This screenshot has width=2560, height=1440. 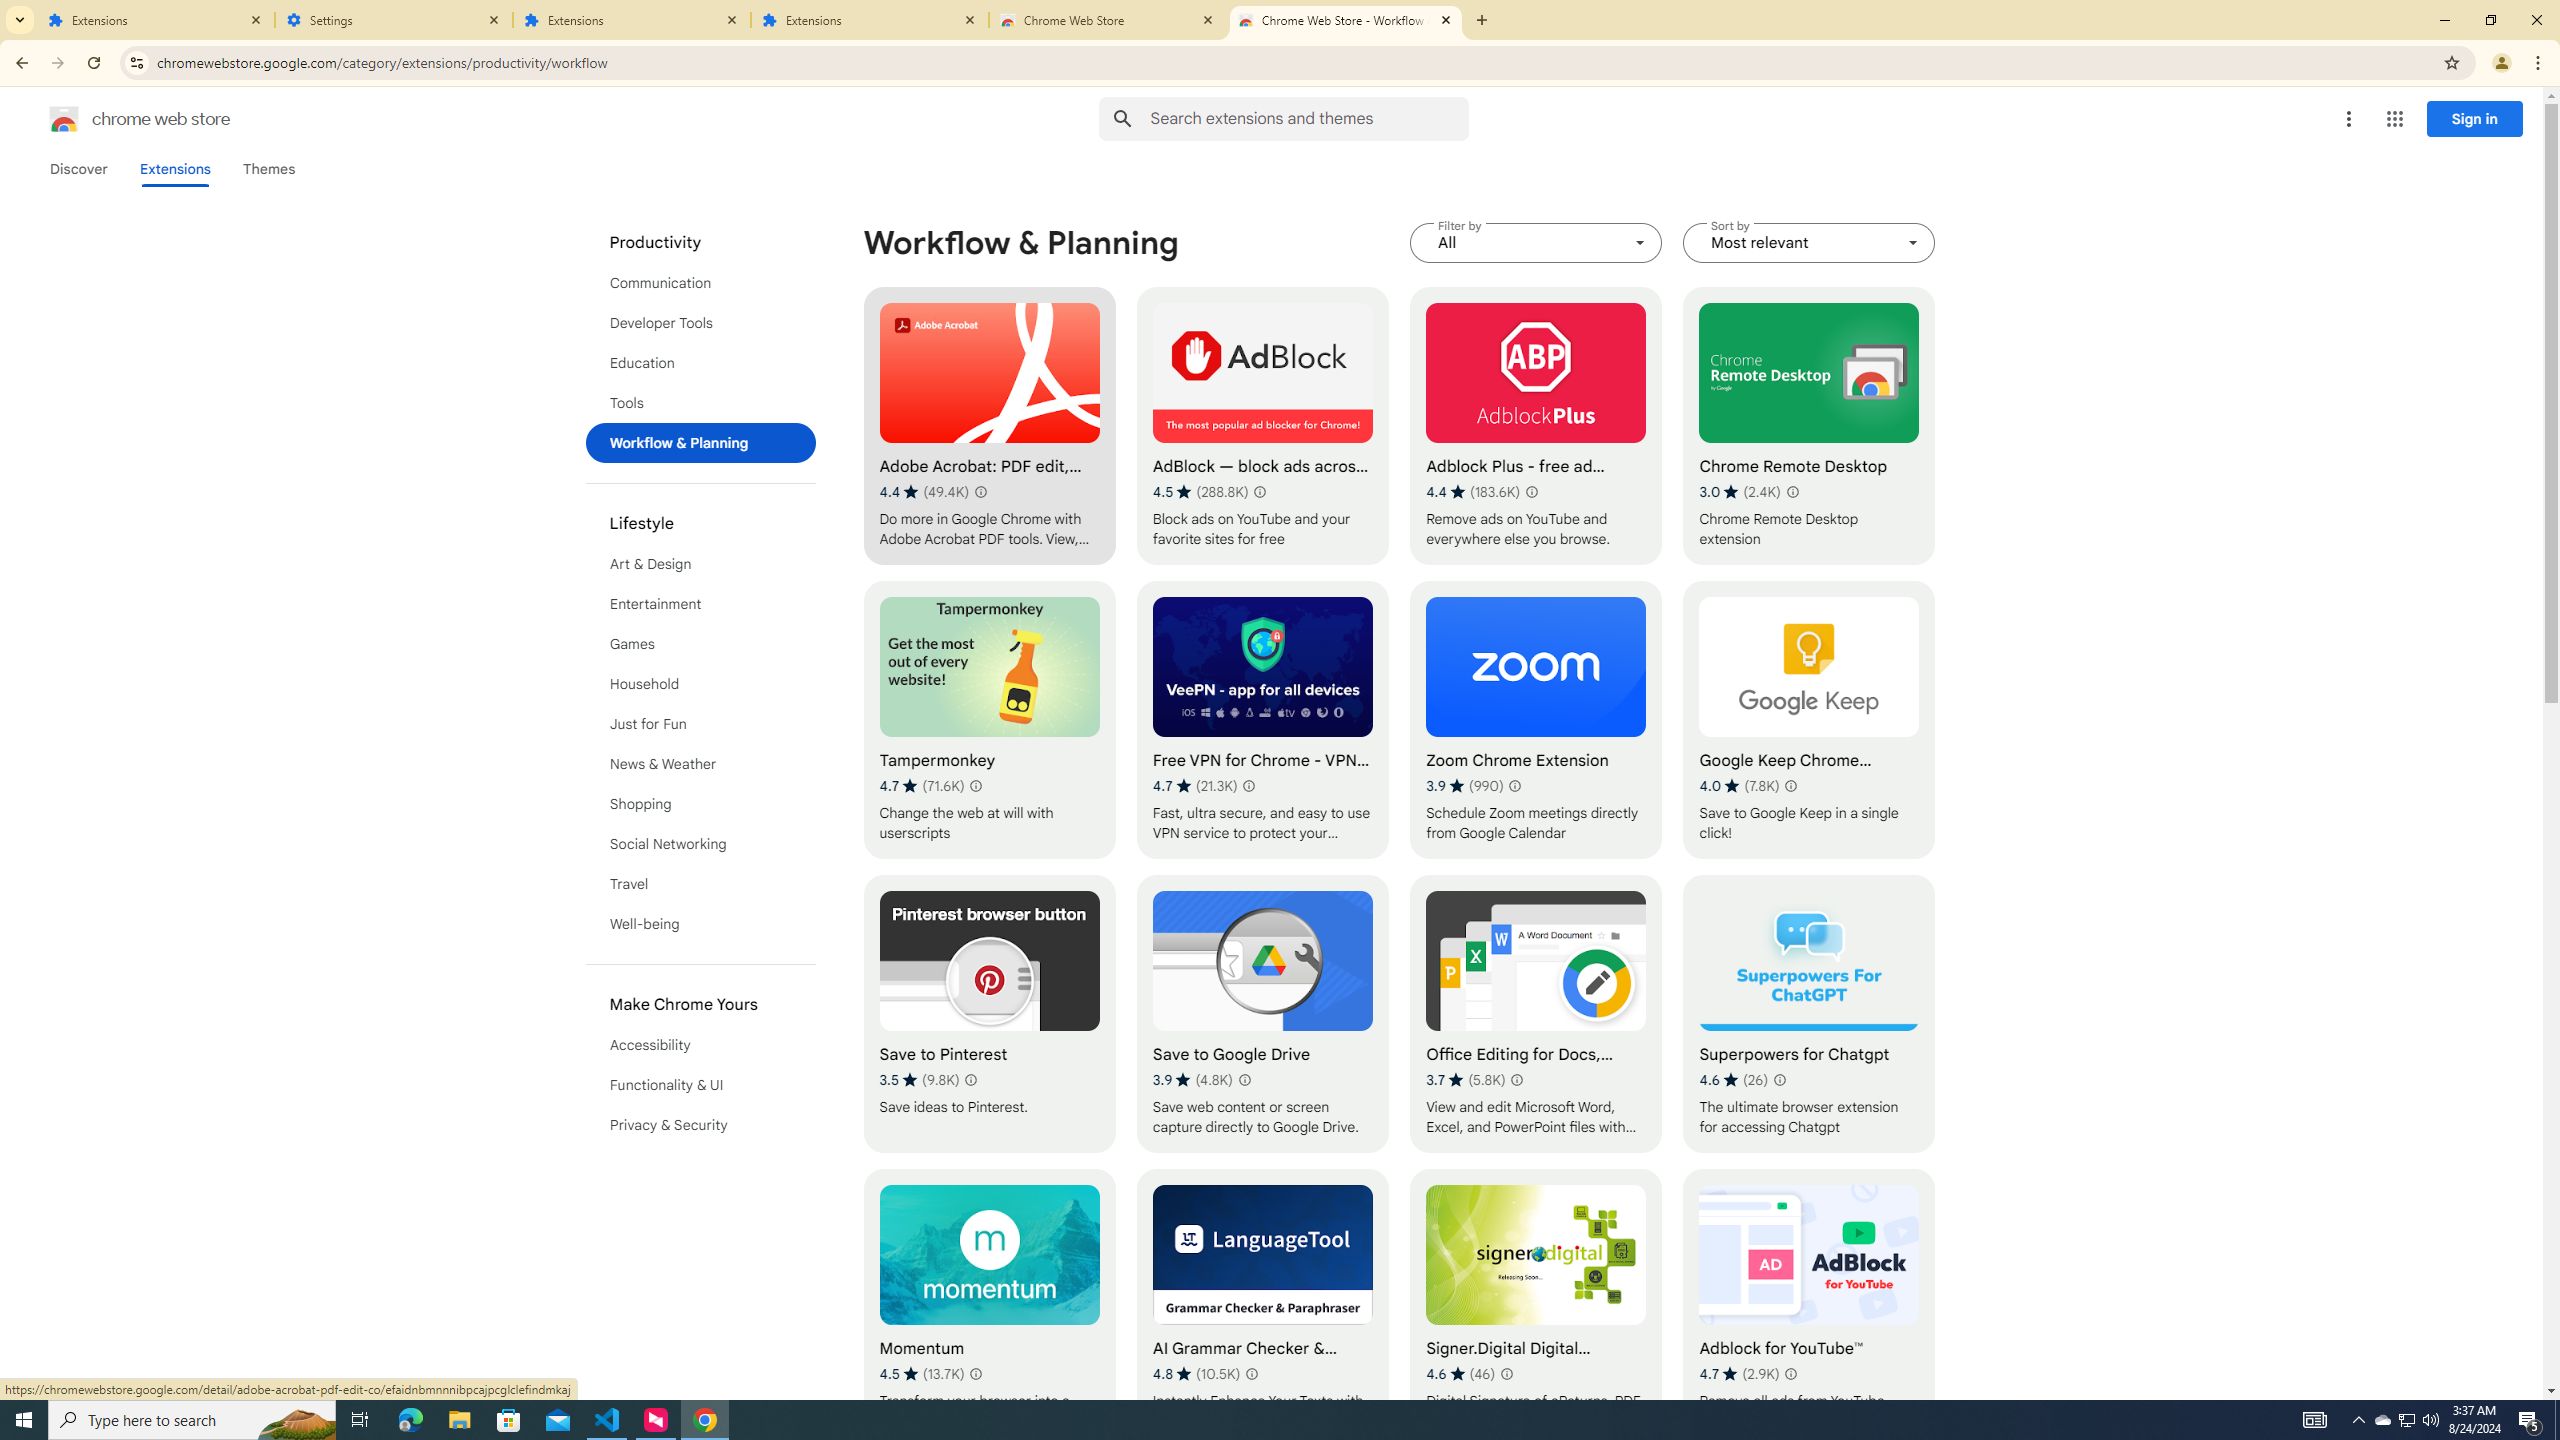 What do you see at coordinates (1807, 720) in the screenshot?
I see `'Google Keep Chrome Extension'` at bounding box center [1807, 720].